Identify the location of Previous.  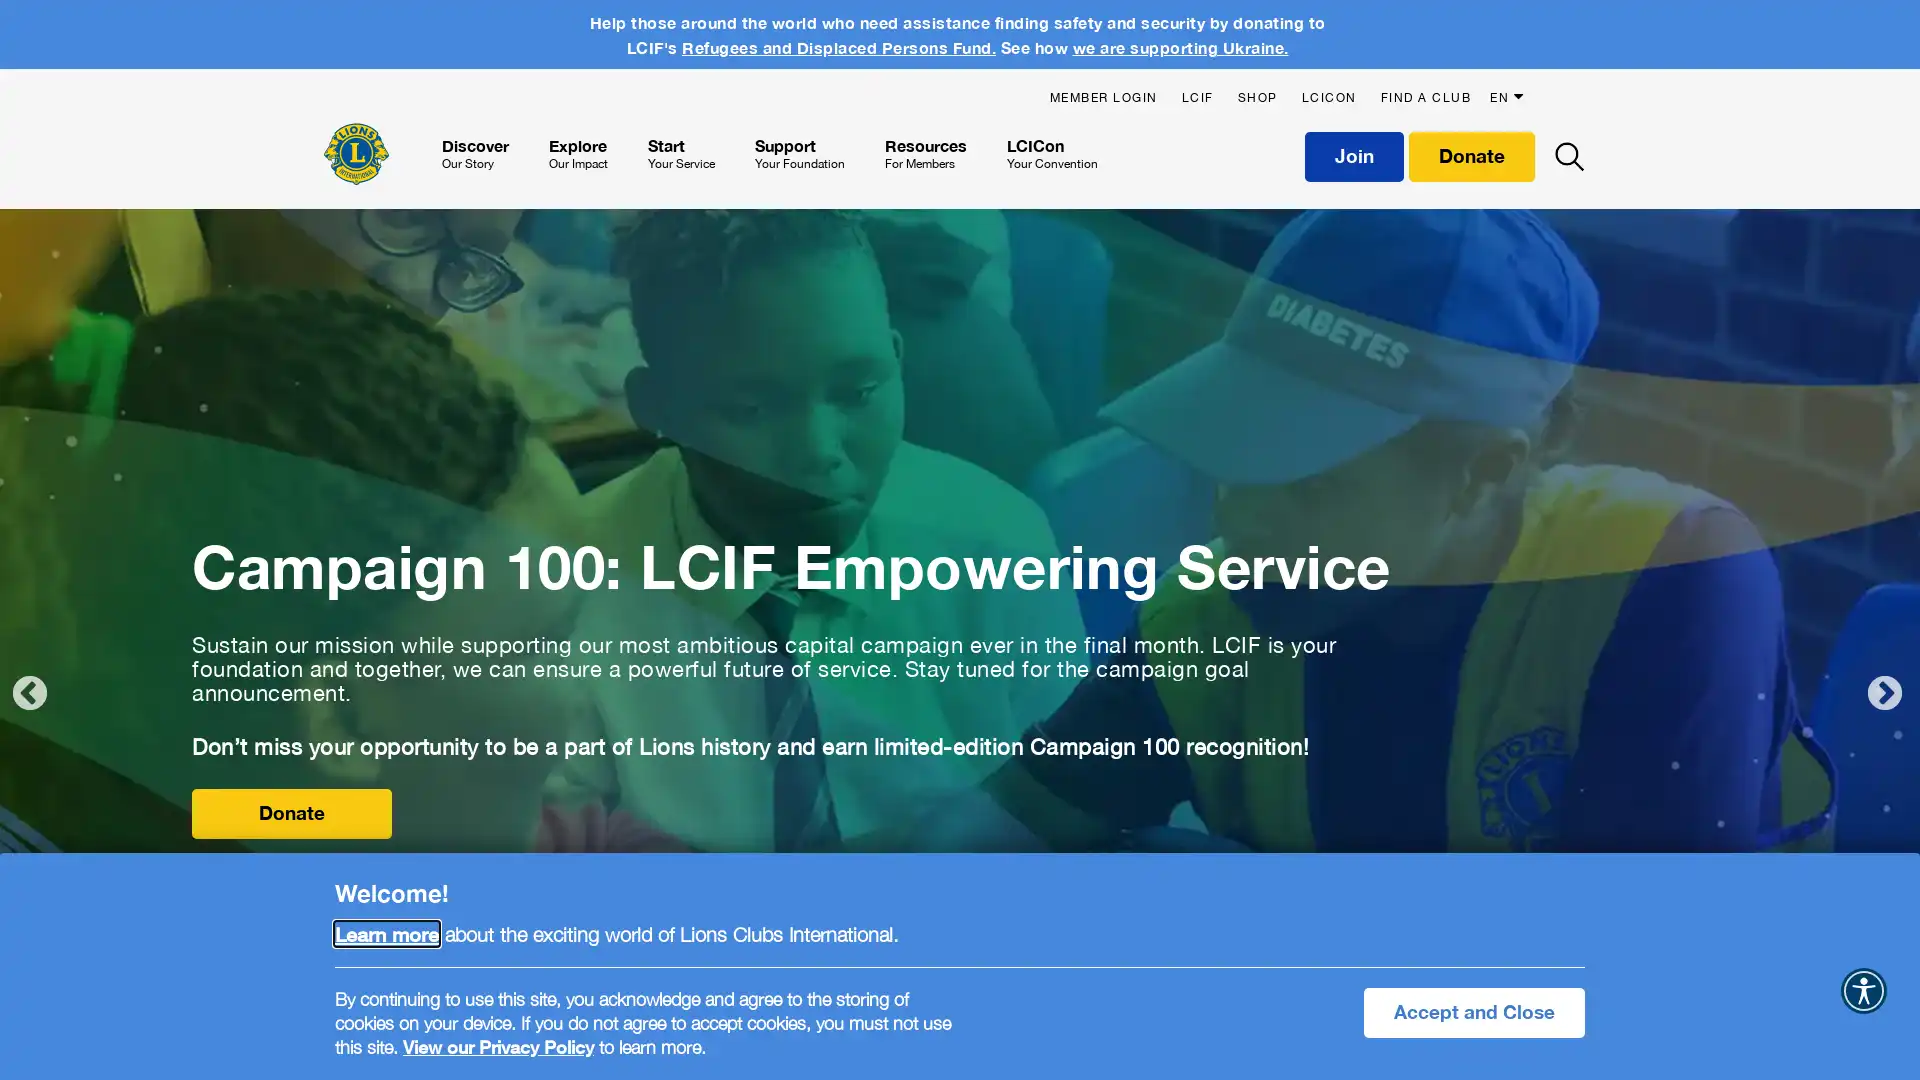
(29, 693).